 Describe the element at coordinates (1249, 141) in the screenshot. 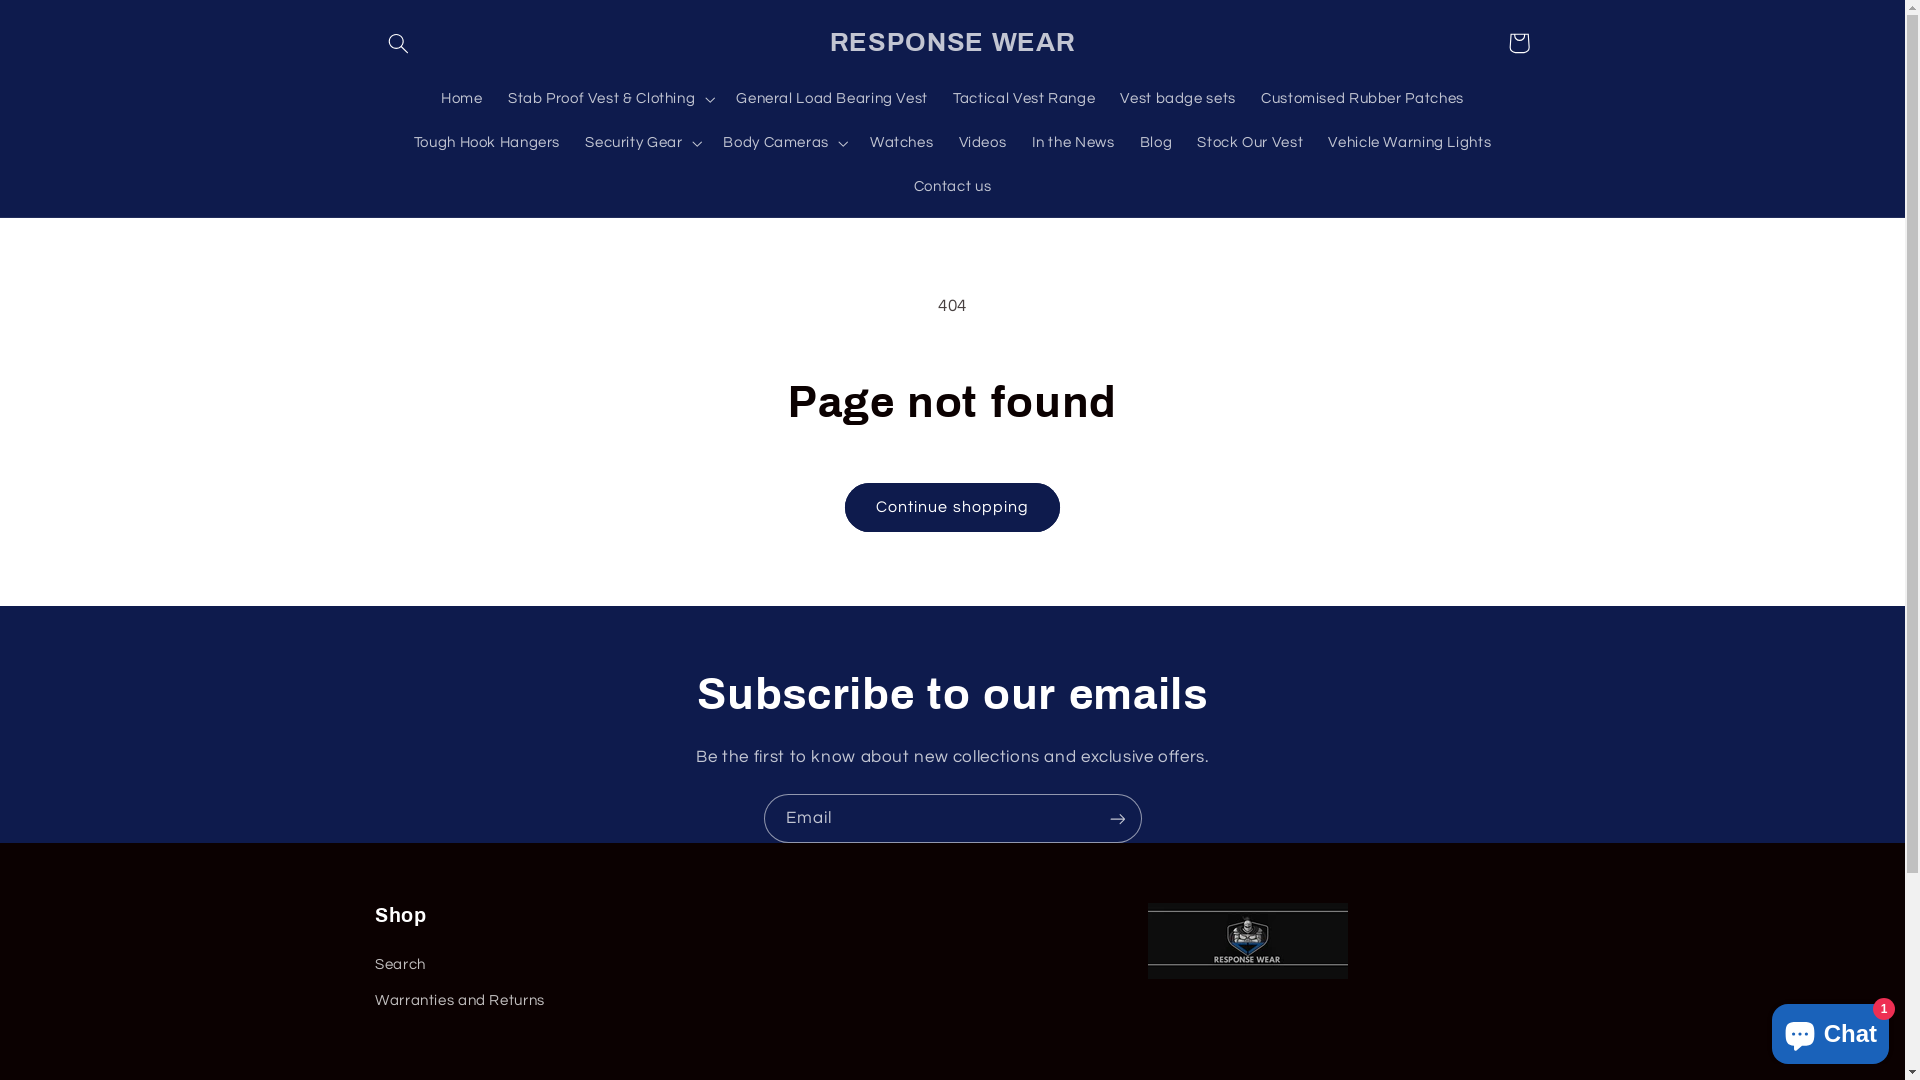

I see `'Stock Our Vest'` at that location.